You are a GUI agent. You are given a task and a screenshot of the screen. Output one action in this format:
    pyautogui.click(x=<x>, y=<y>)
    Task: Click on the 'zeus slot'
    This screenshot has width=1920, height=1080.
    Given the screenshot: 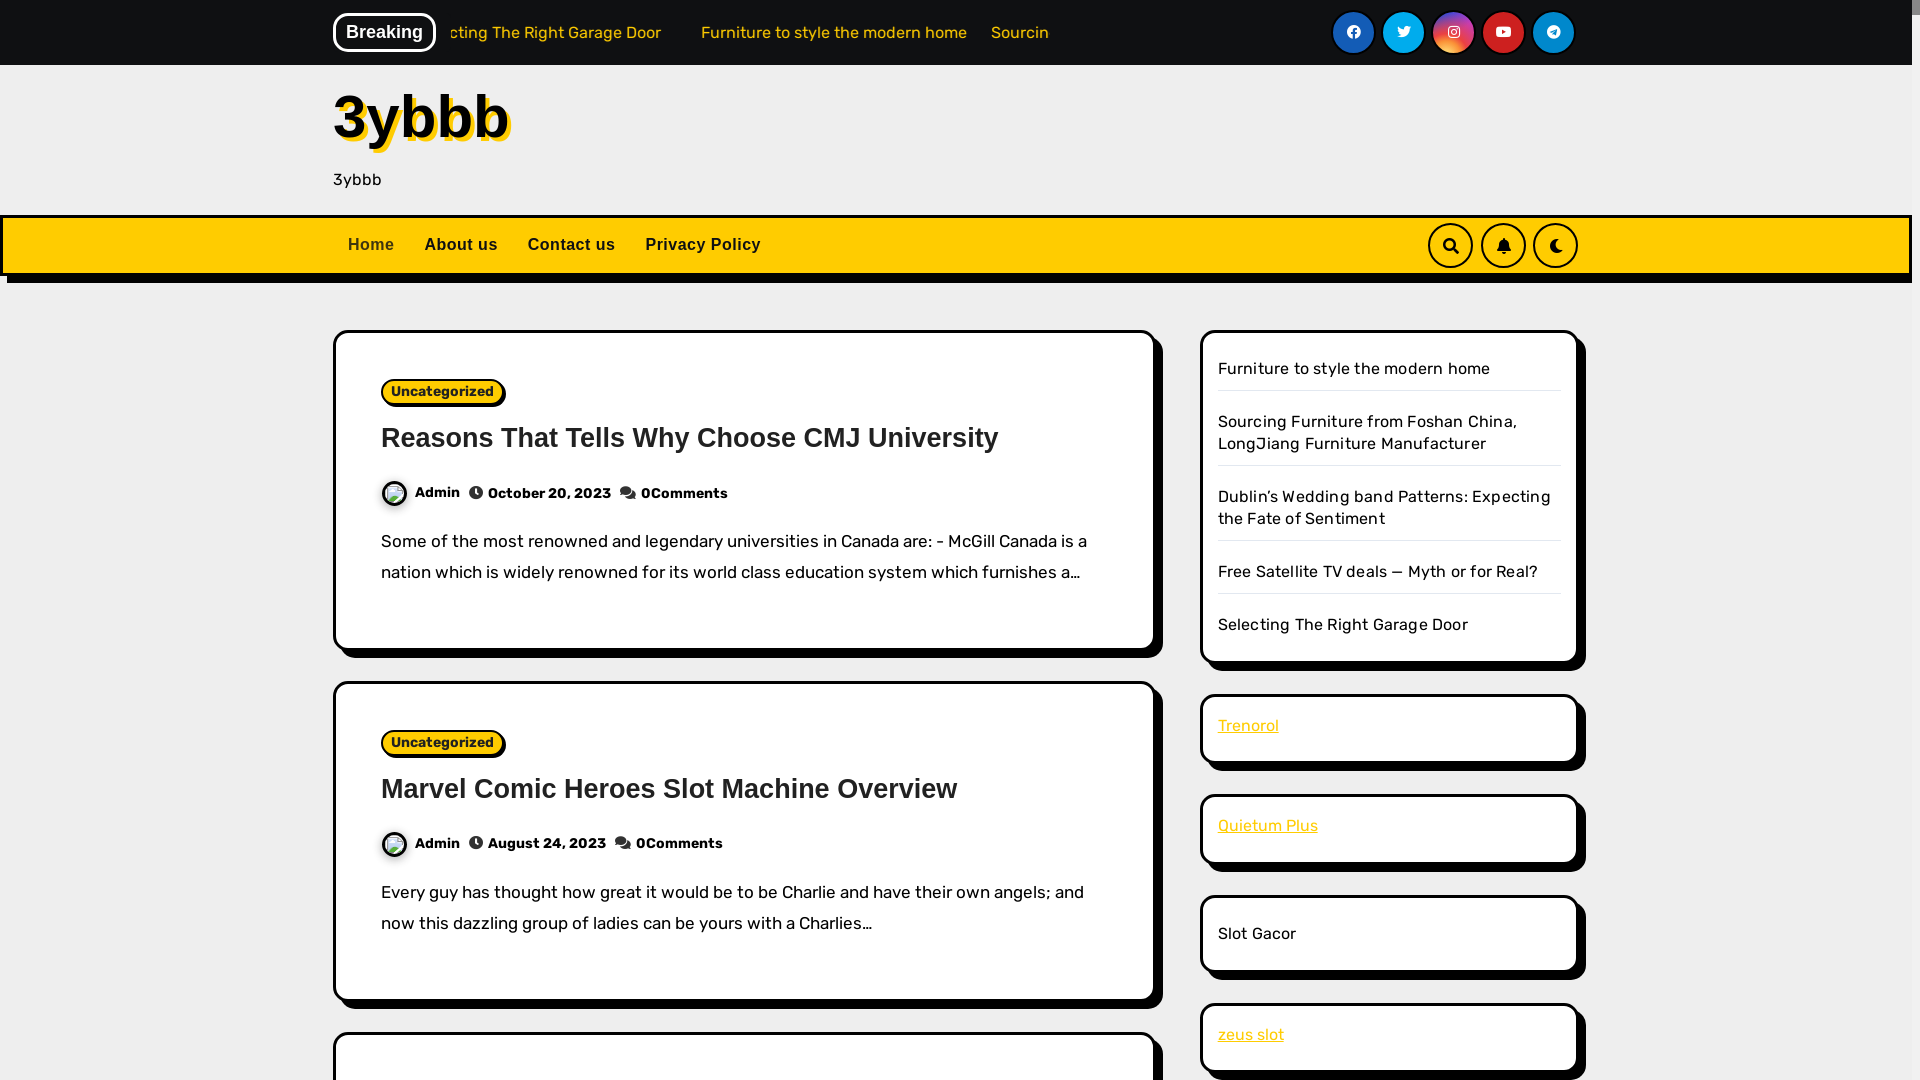 What is the action you would take?
    pyautogui.click(x=1250, y=1034)
    